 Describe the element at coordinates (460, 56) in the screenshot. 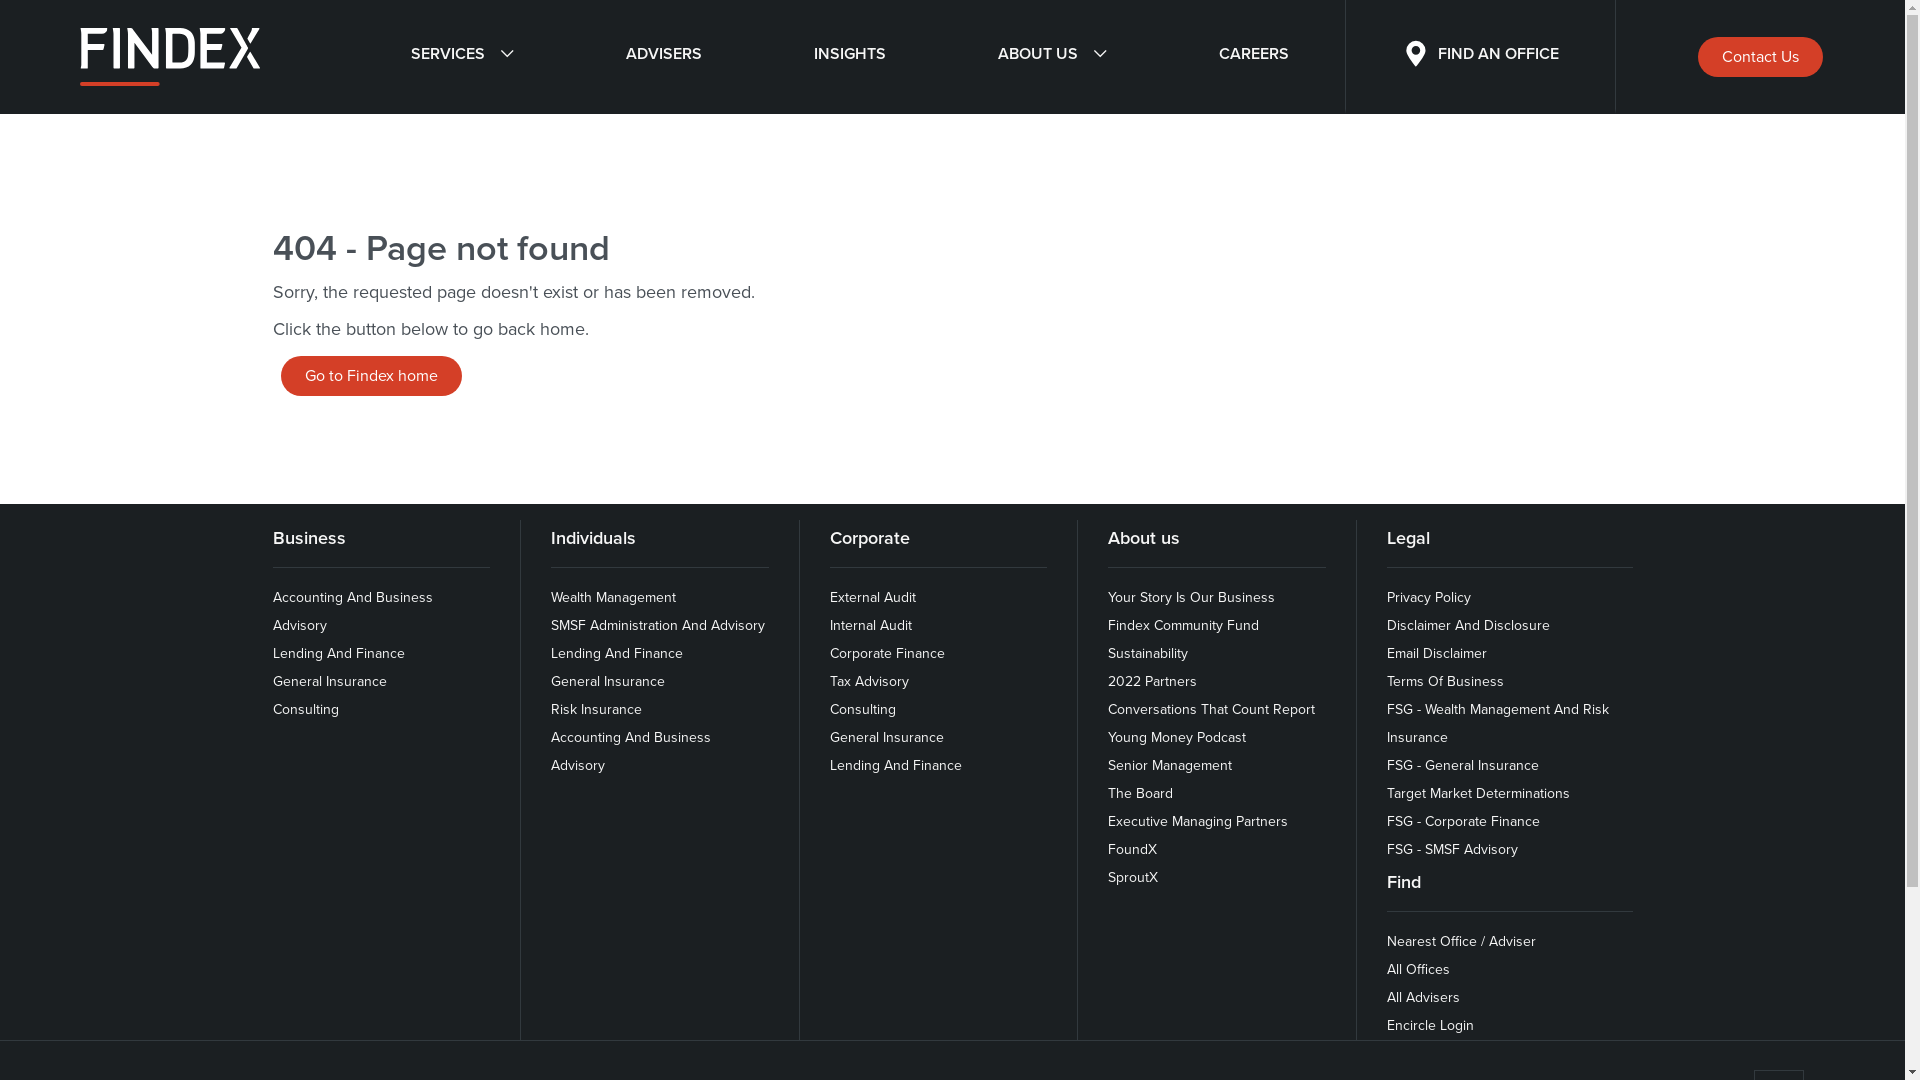

I see `'SERVICES'` at that location.